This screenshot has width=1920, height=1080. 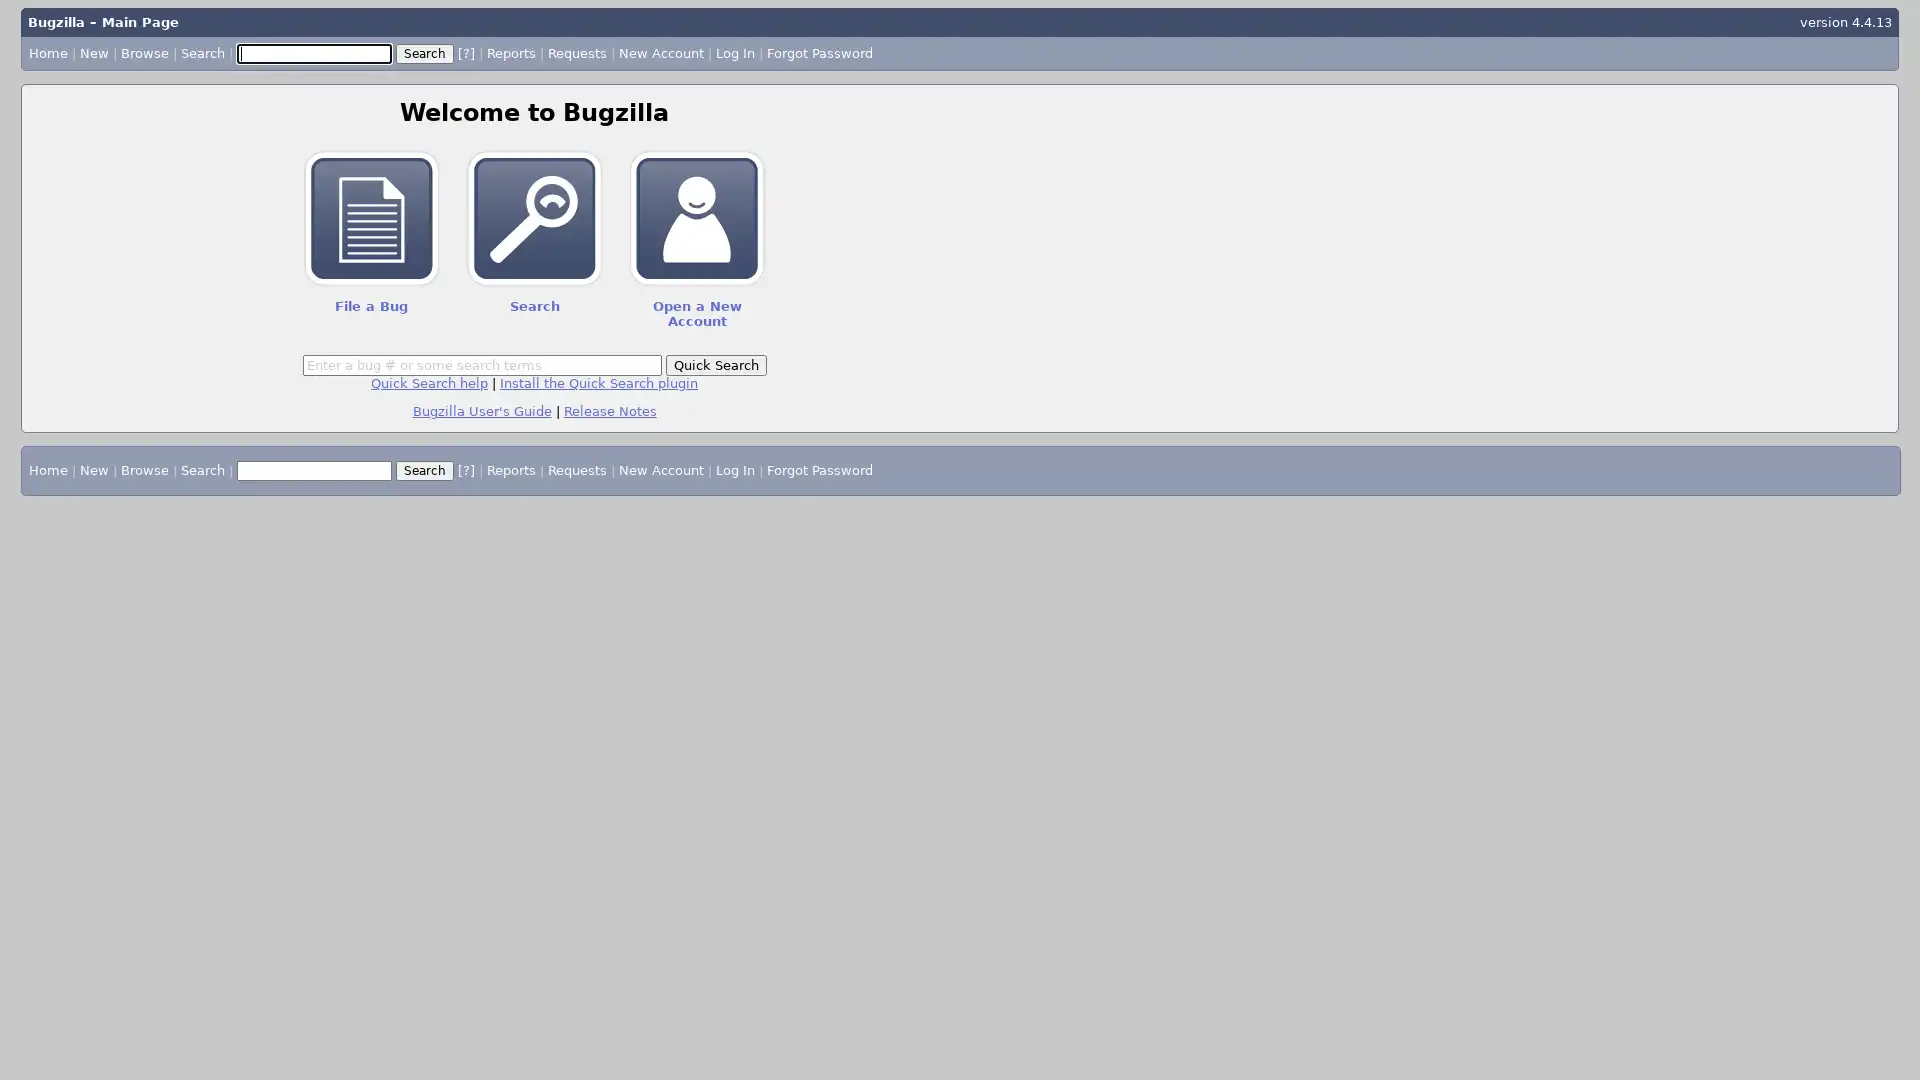 What do you see at coordinates (422, 52) in the screenshot?
I see `Search` at bounding box center [422, 52].